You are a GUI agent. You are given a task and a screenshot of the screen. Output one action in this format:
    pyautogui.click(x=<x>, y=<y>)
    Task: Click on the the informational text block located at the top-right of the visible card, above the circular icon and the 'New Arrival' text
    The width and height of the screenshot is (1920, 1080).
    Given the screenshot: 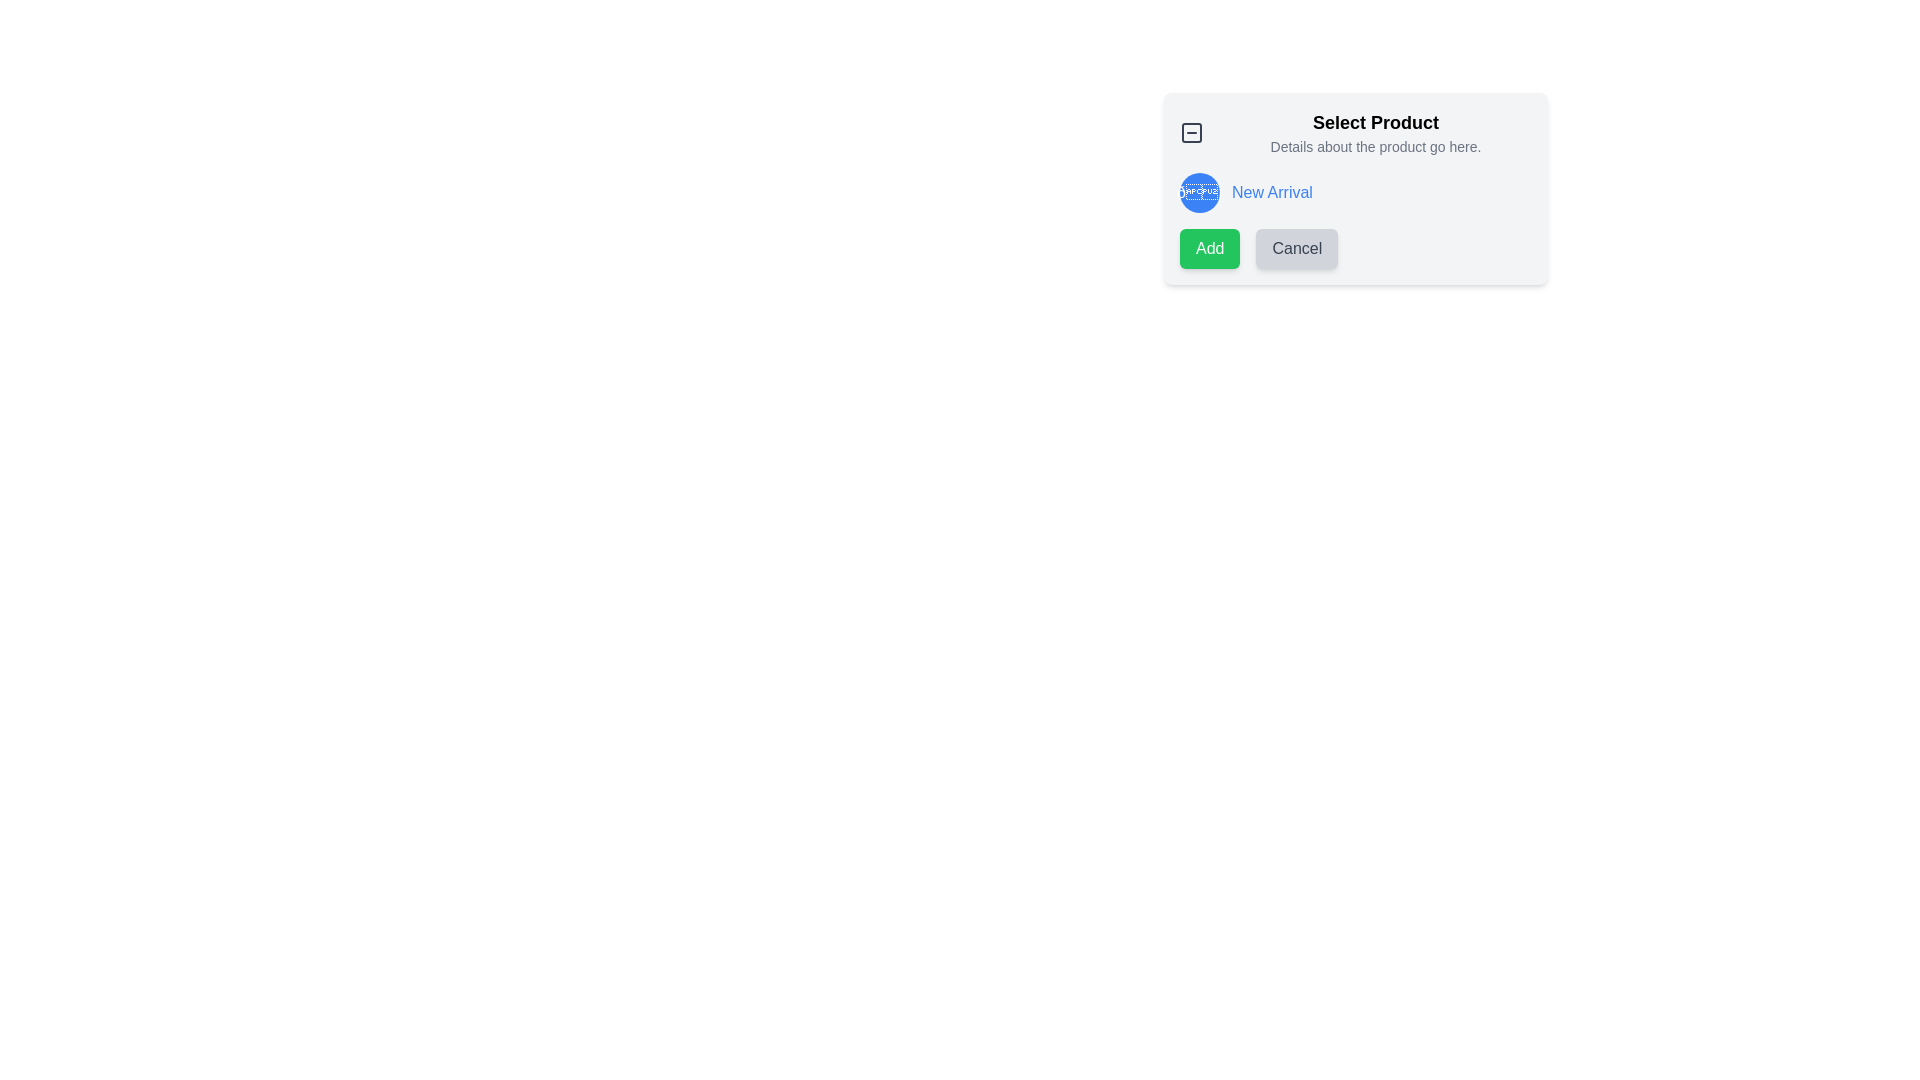 What is the action you would take?
    pyautogui.click(x=1375, y=132)
    